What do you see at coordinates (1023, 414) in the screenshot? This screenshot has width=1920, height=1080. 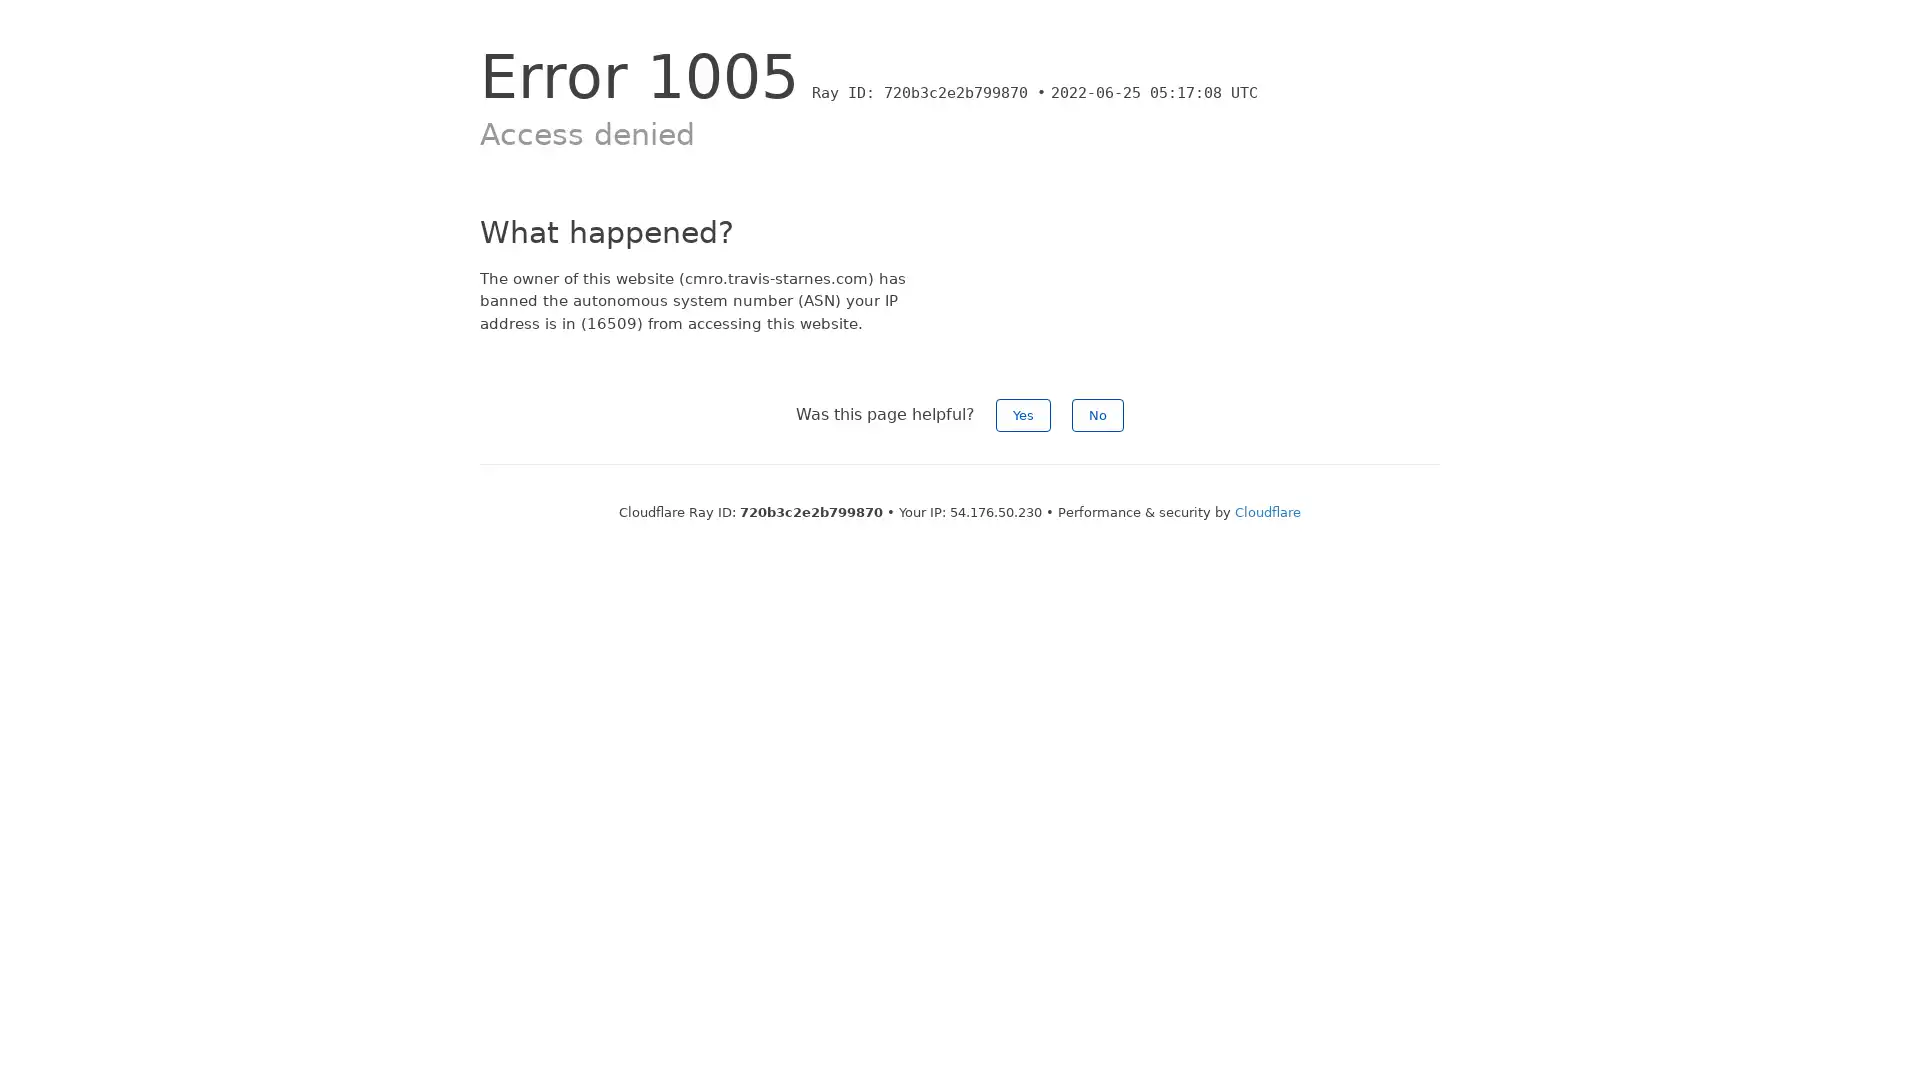 I see `Yes` at bounding box center [1023, 414].